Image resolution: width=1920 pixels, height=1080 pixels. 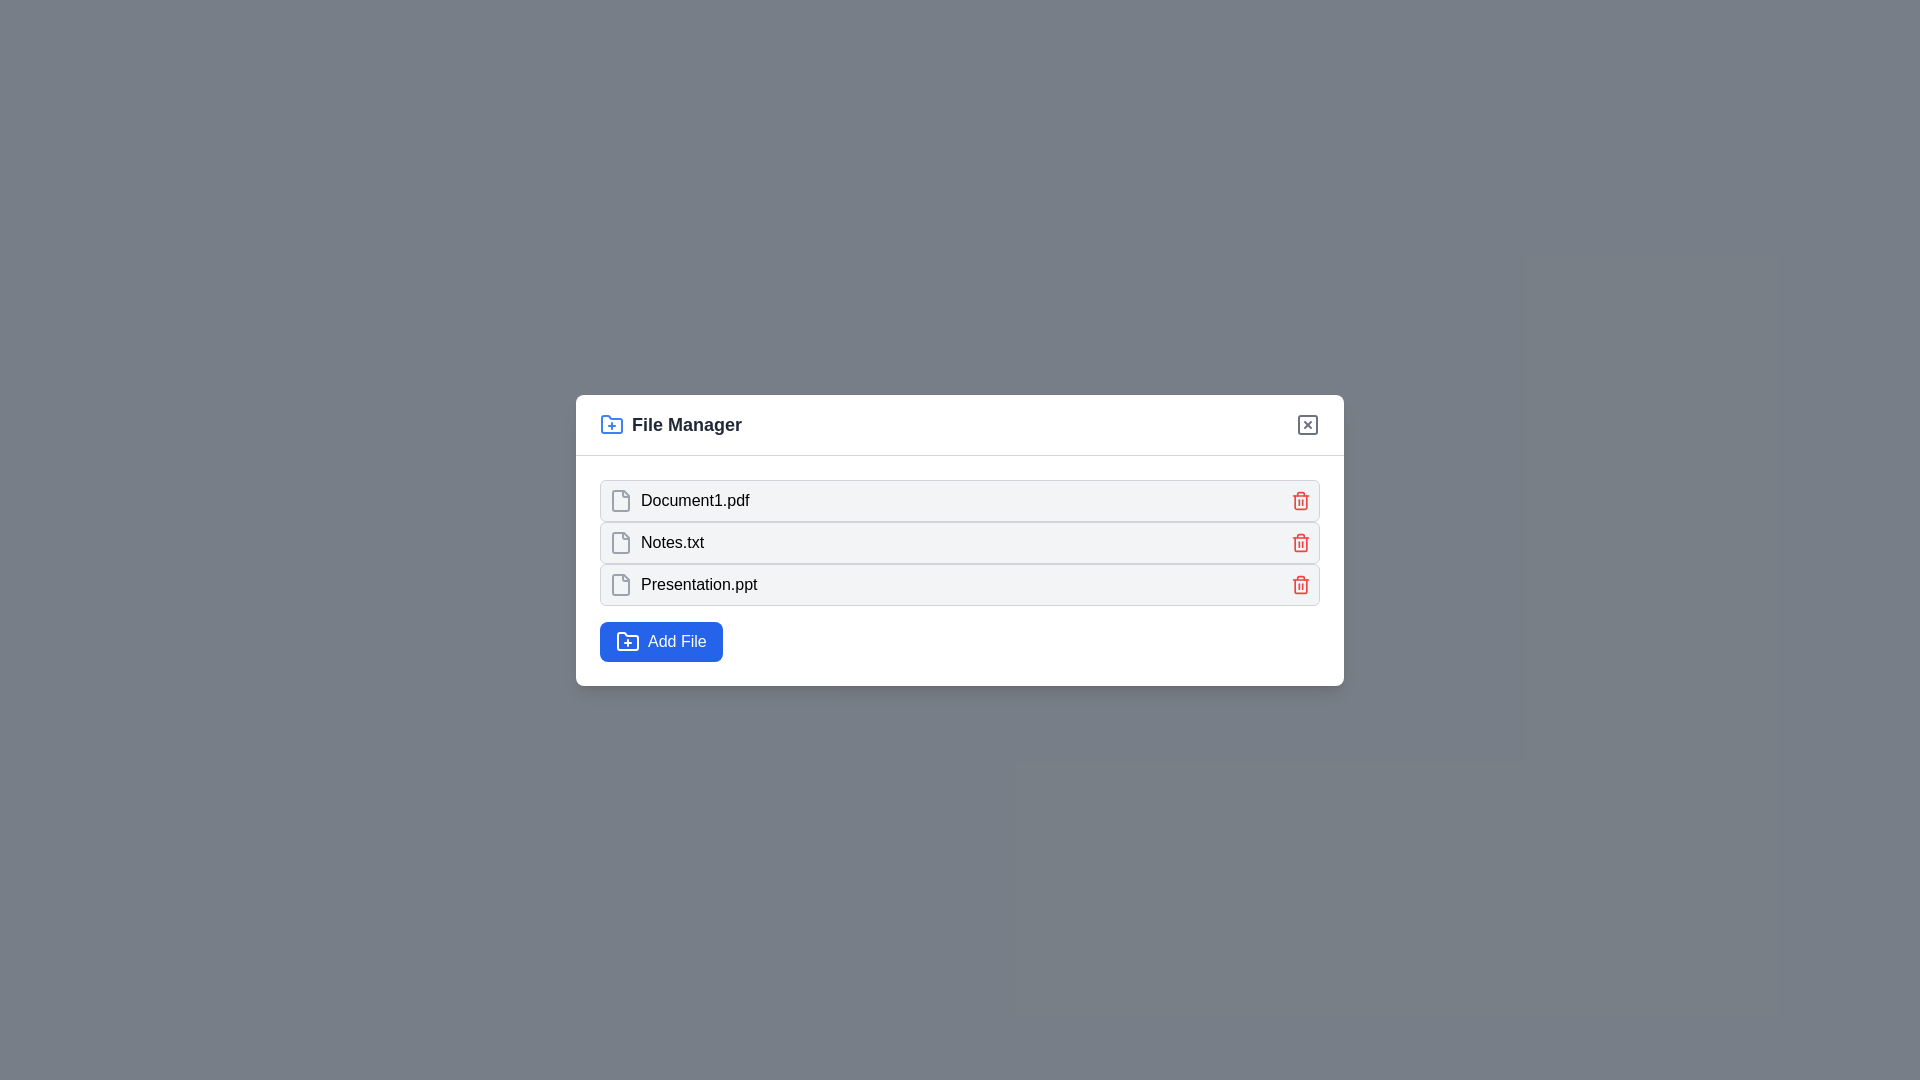 I want to click on the file management icon located in the upper-left corner of the file manager box, adjacent to the 'File Manager' header text, so click(x=610, y=423).